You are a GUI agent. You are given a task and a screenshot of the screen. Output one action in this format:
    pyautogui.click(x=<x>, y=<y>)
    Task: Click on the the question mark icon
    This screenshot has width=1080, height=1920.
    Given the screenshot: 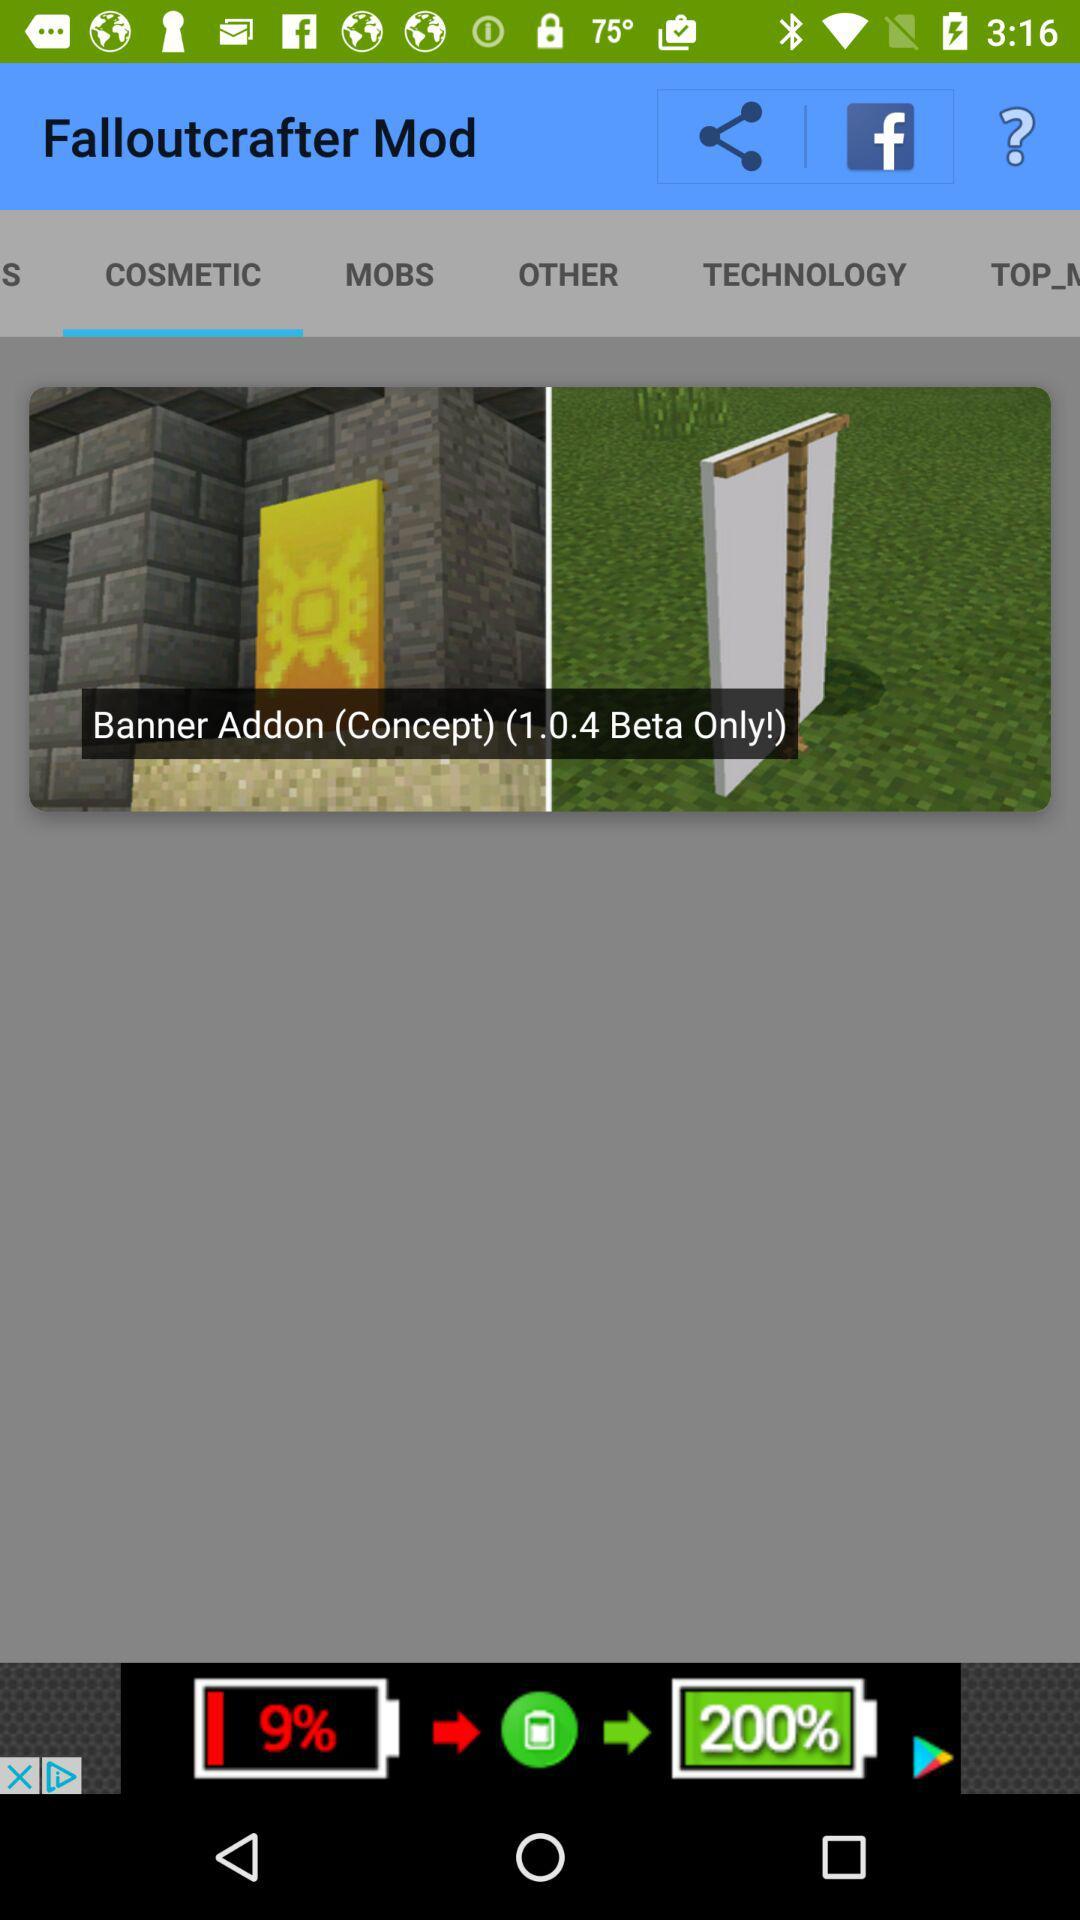 What is the action you would take?
    pyautogui.click(x=1017, y=136)
    